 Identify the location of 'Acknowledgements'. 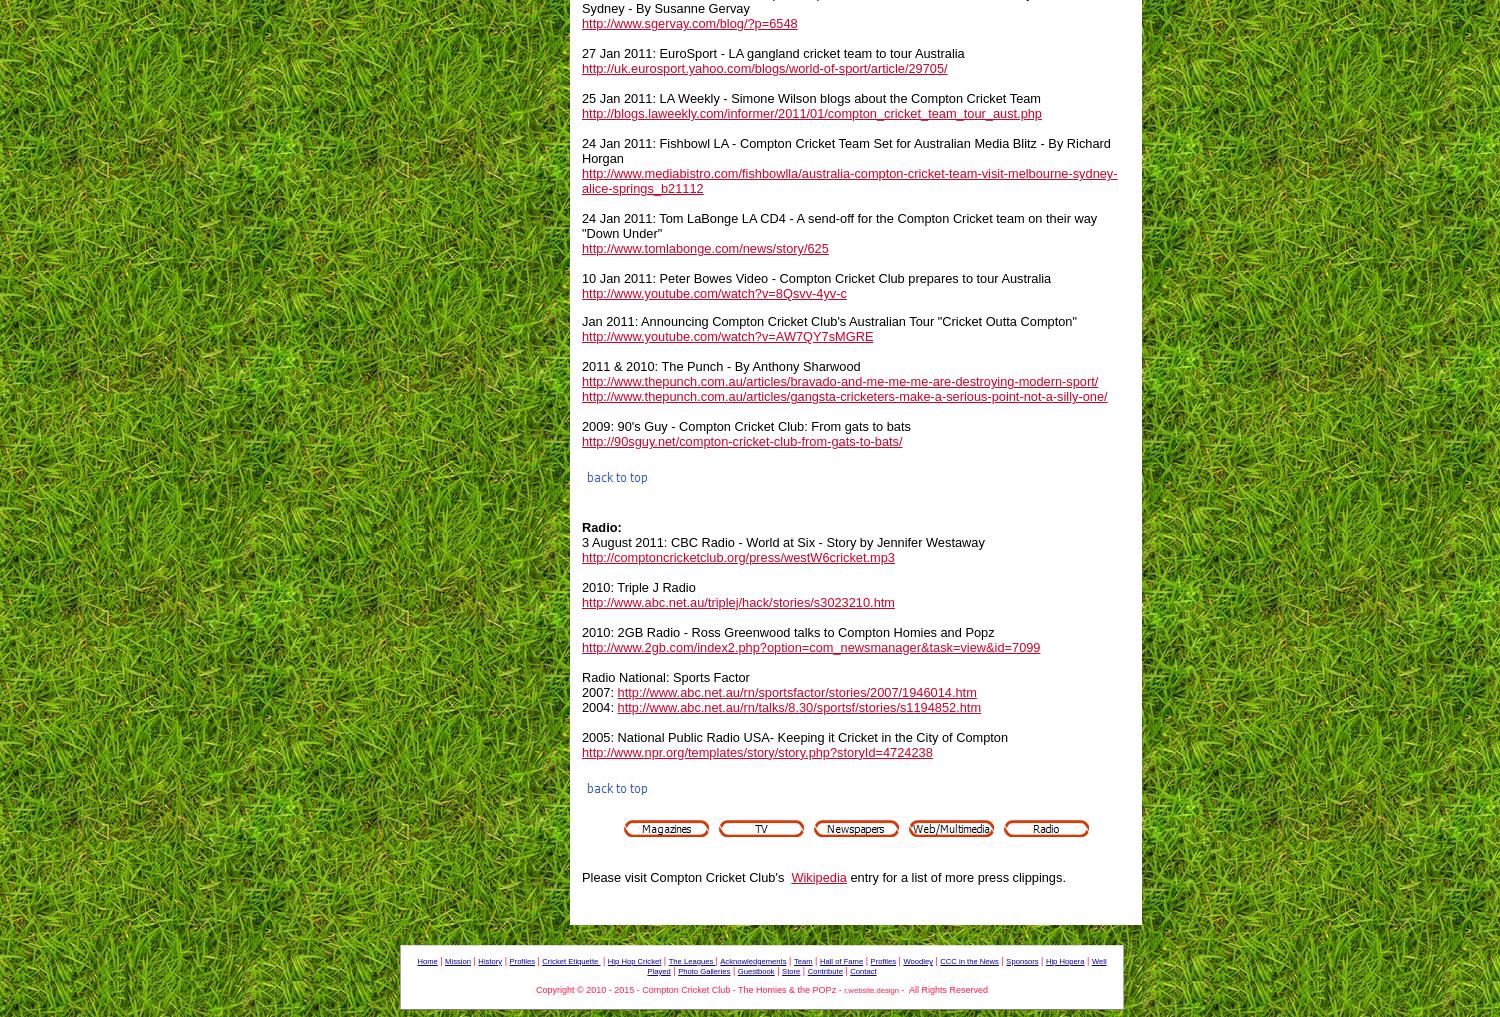
(753, 959).